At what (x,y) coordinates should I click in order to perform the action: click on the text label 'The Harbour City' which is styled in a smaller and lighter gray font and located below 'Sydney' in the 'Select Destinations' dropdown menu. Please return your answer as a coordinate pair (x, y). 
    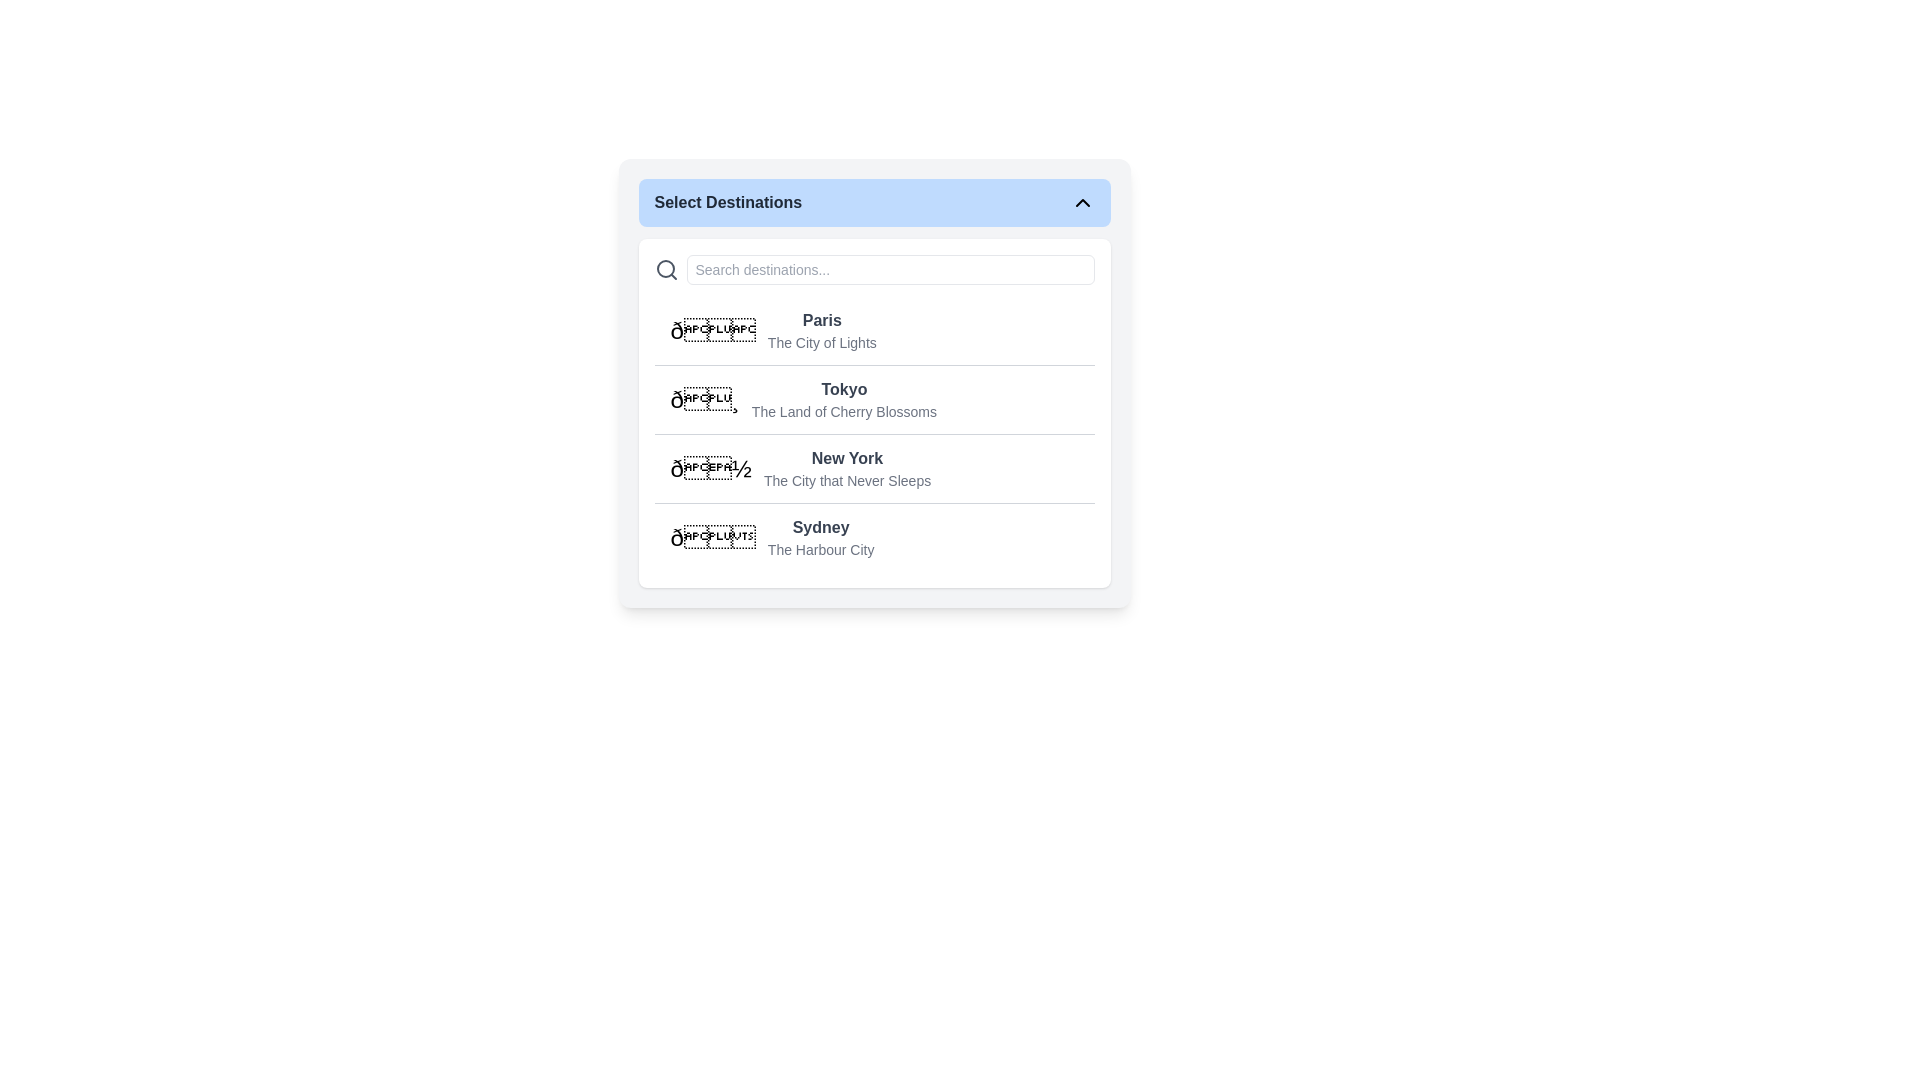
    Looking at the image, I should click on (821, 550).